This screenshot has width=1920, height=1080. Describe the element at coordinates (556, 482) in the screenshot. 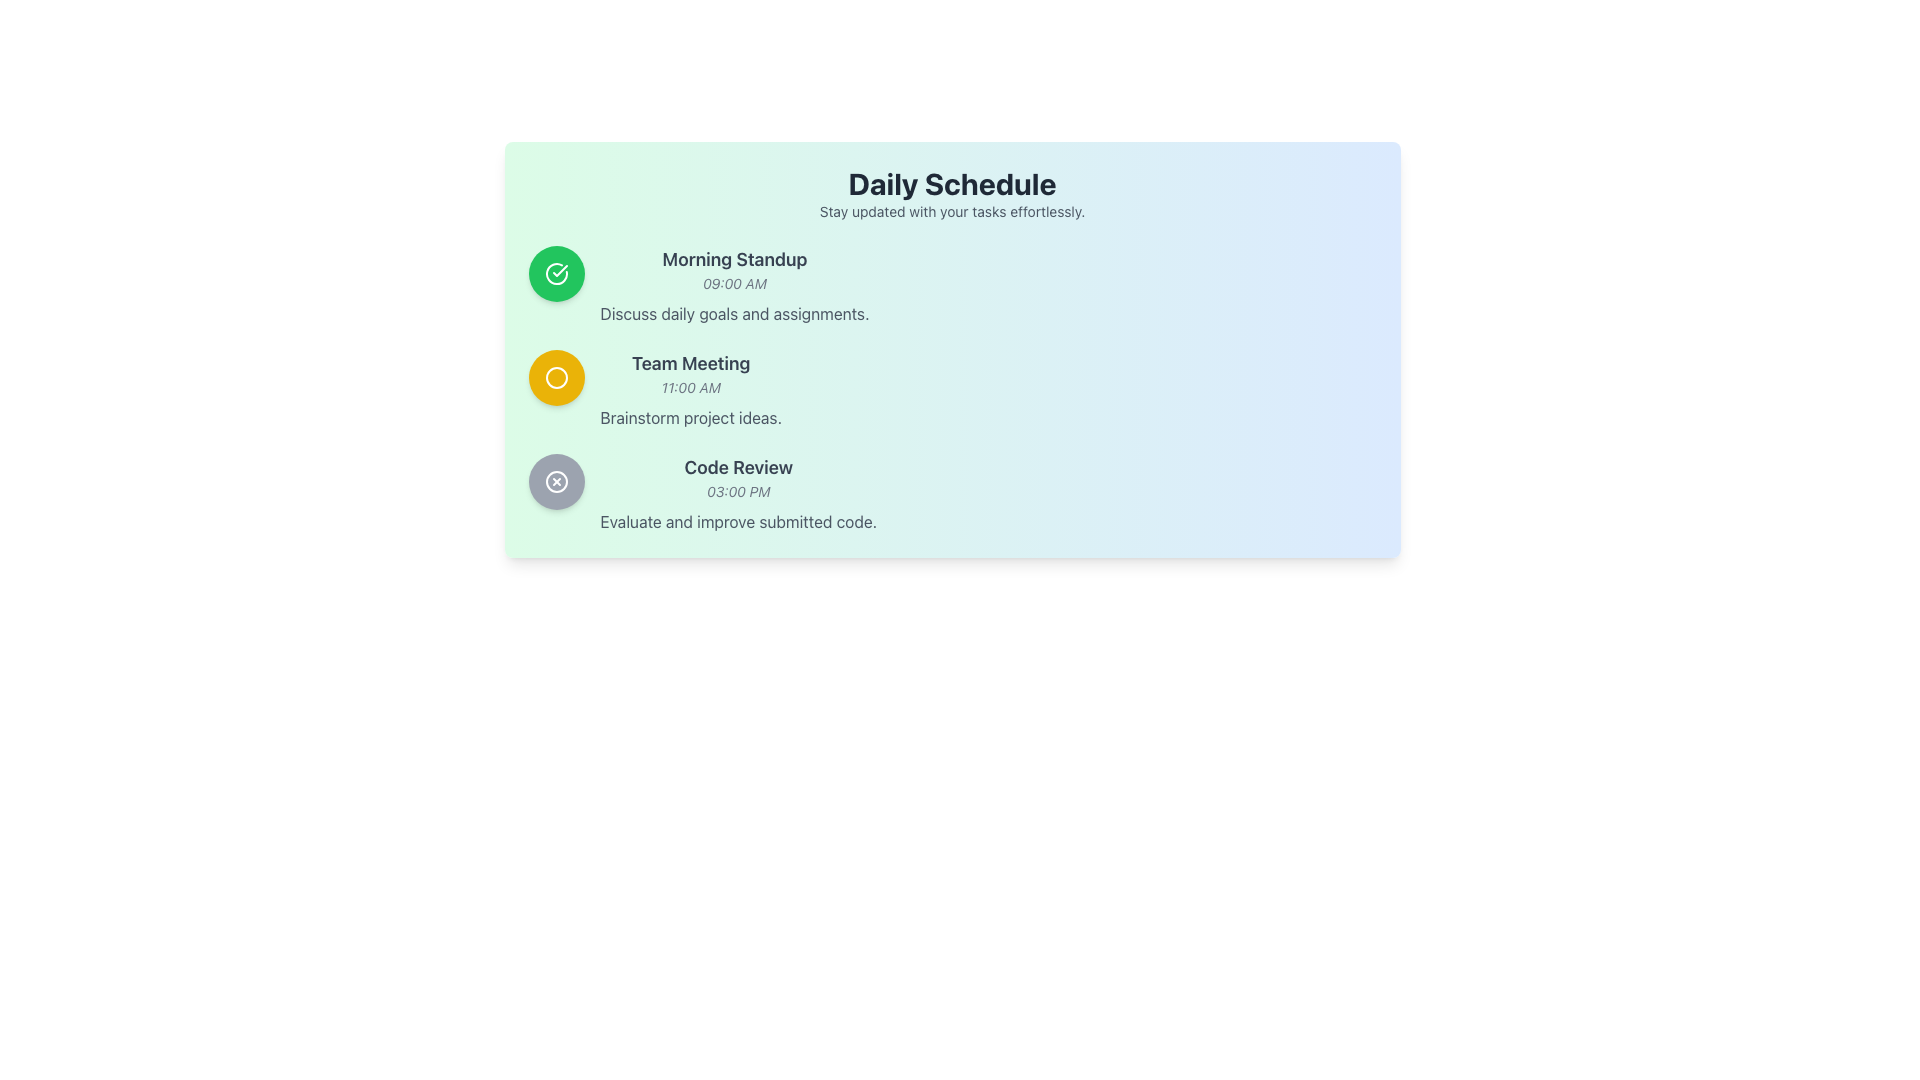

I see `the gray circular button with a cross symbol that represents cancellation, located to the left of the 'Code Review' task item in the list of scheduled events` at that location.